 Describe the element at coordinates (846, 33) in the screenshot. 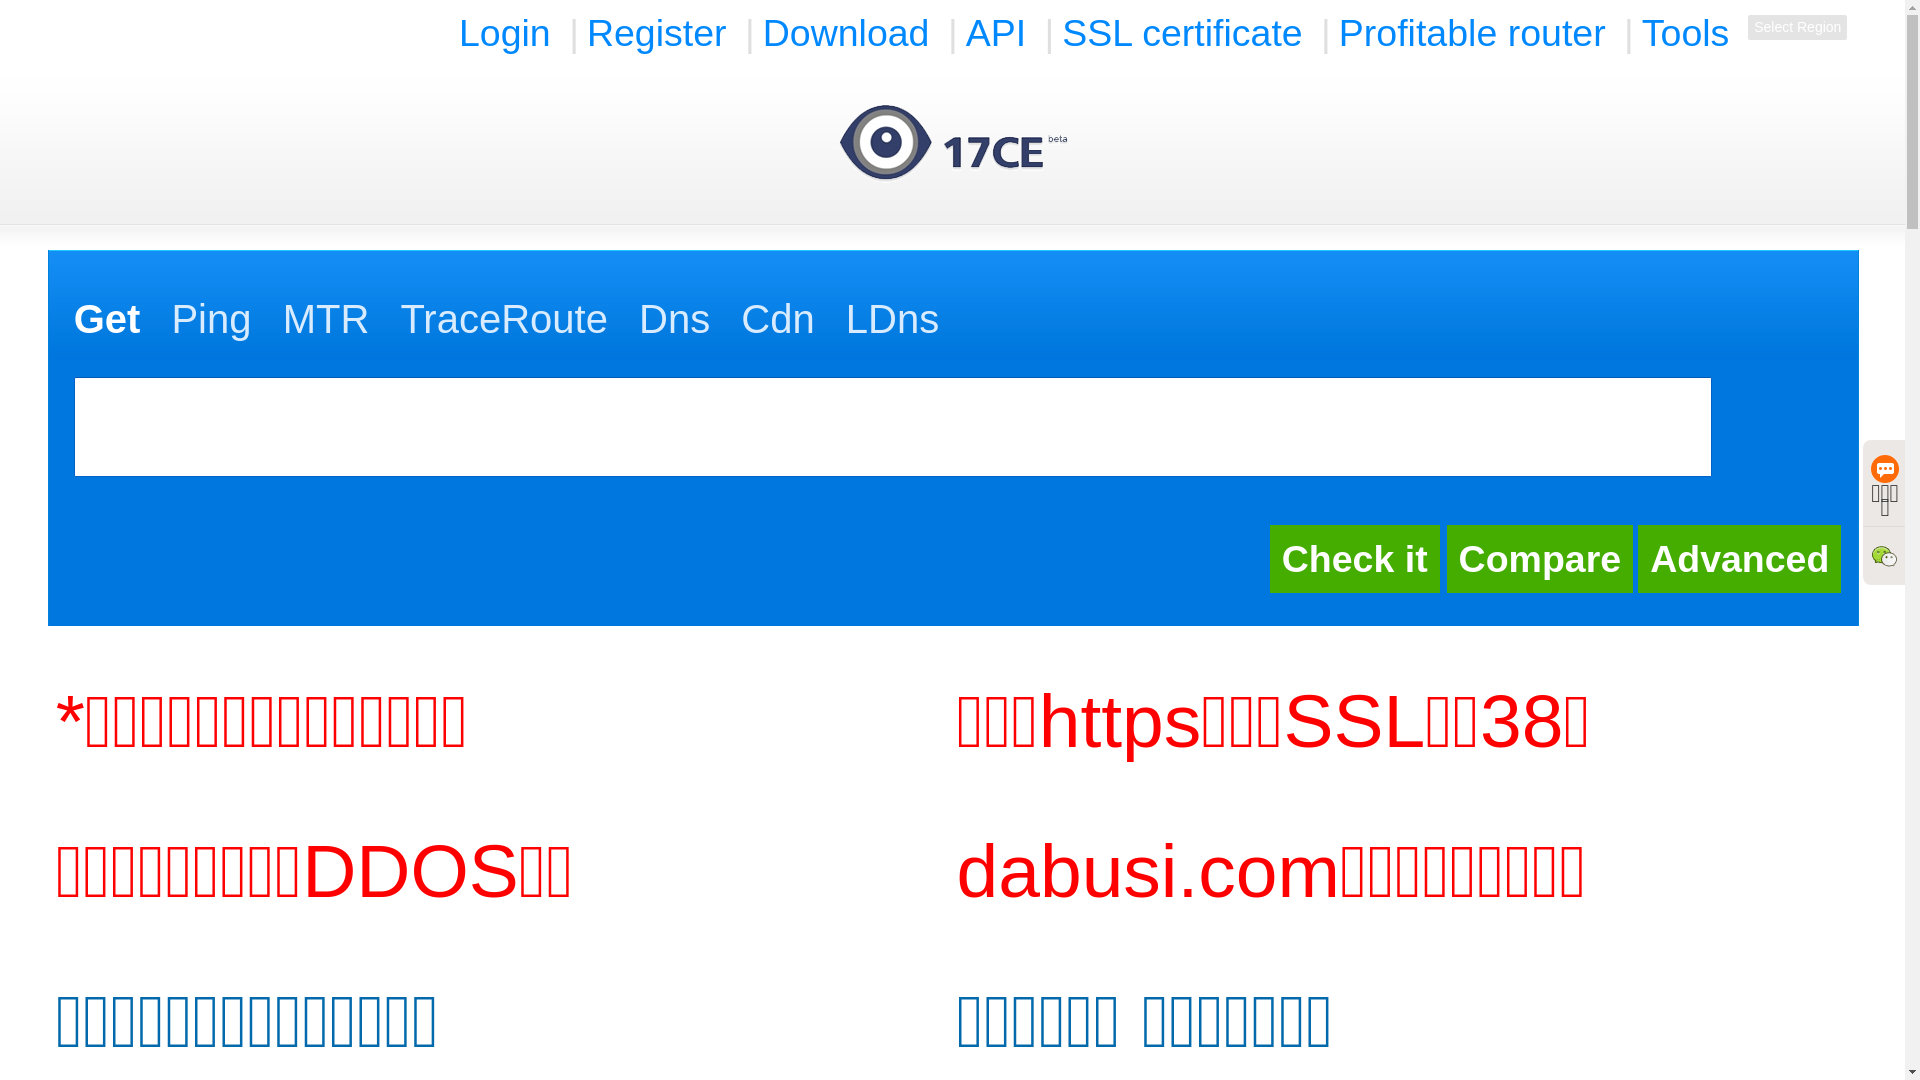

I see `'Download'` at that location.